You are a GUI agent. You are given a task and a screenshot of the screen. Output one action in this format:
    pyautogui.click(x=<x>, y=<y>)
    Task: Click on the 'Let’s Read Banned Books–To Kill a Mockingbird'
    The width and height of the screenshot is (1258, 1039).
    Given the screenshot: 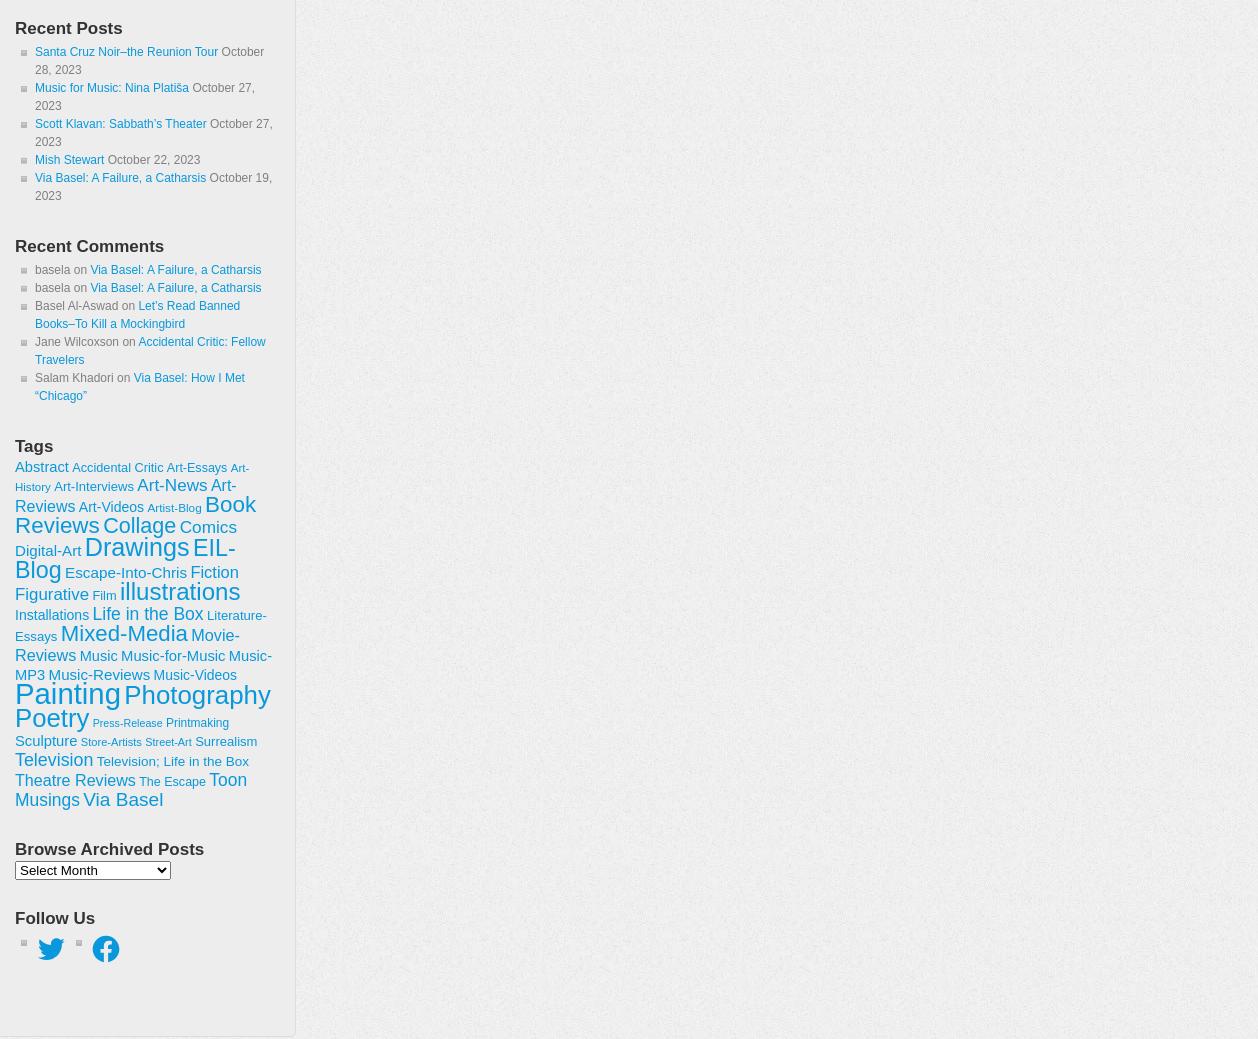 What is the action you would take?
    pyautogui.click(x=34, y=315)
    